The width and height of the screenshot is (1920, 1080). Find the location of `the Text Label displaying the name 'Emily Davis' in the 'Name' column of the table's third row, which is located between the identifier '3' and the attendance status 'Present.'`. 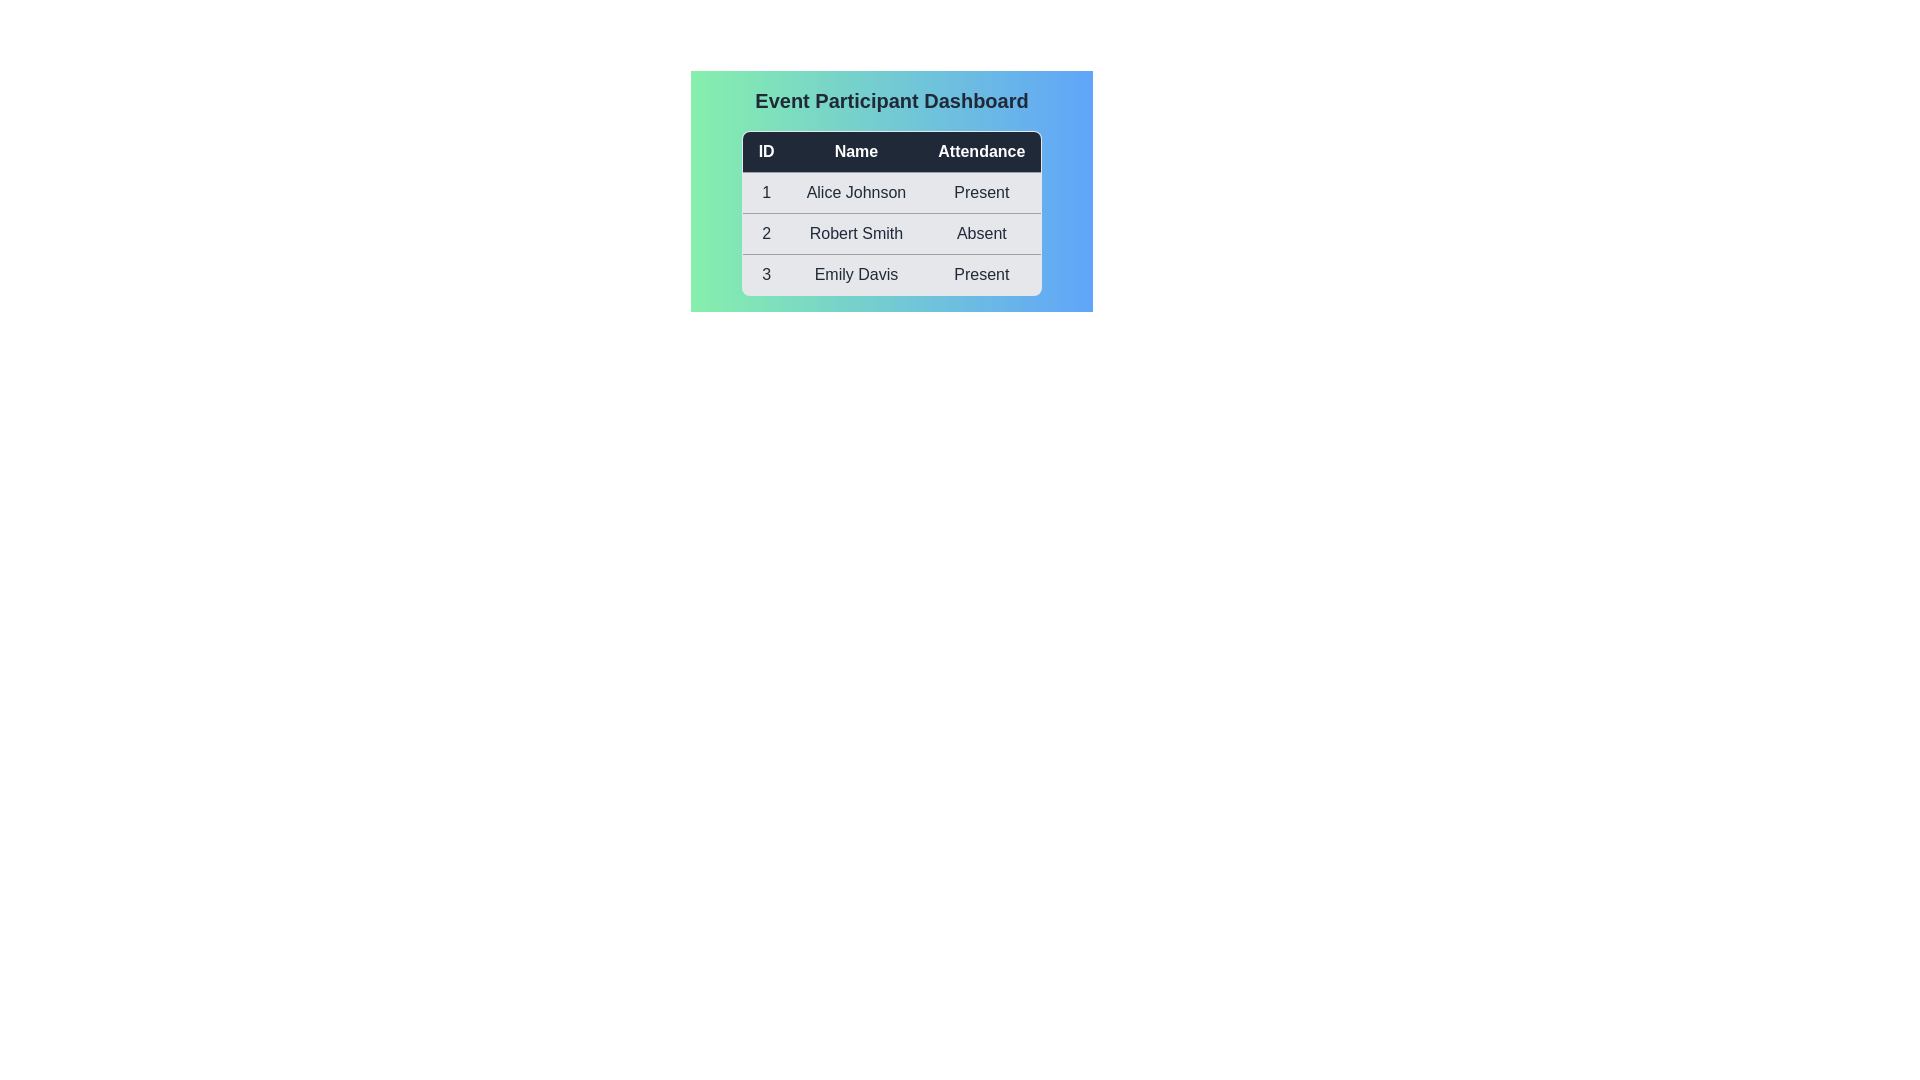

the Text Label displaying the name 'Emily Davis' in the 'Name' column of the table's third row, which is located between the identifier '3' and the attendance status 'Present.' is located at coordinates (856, 274).